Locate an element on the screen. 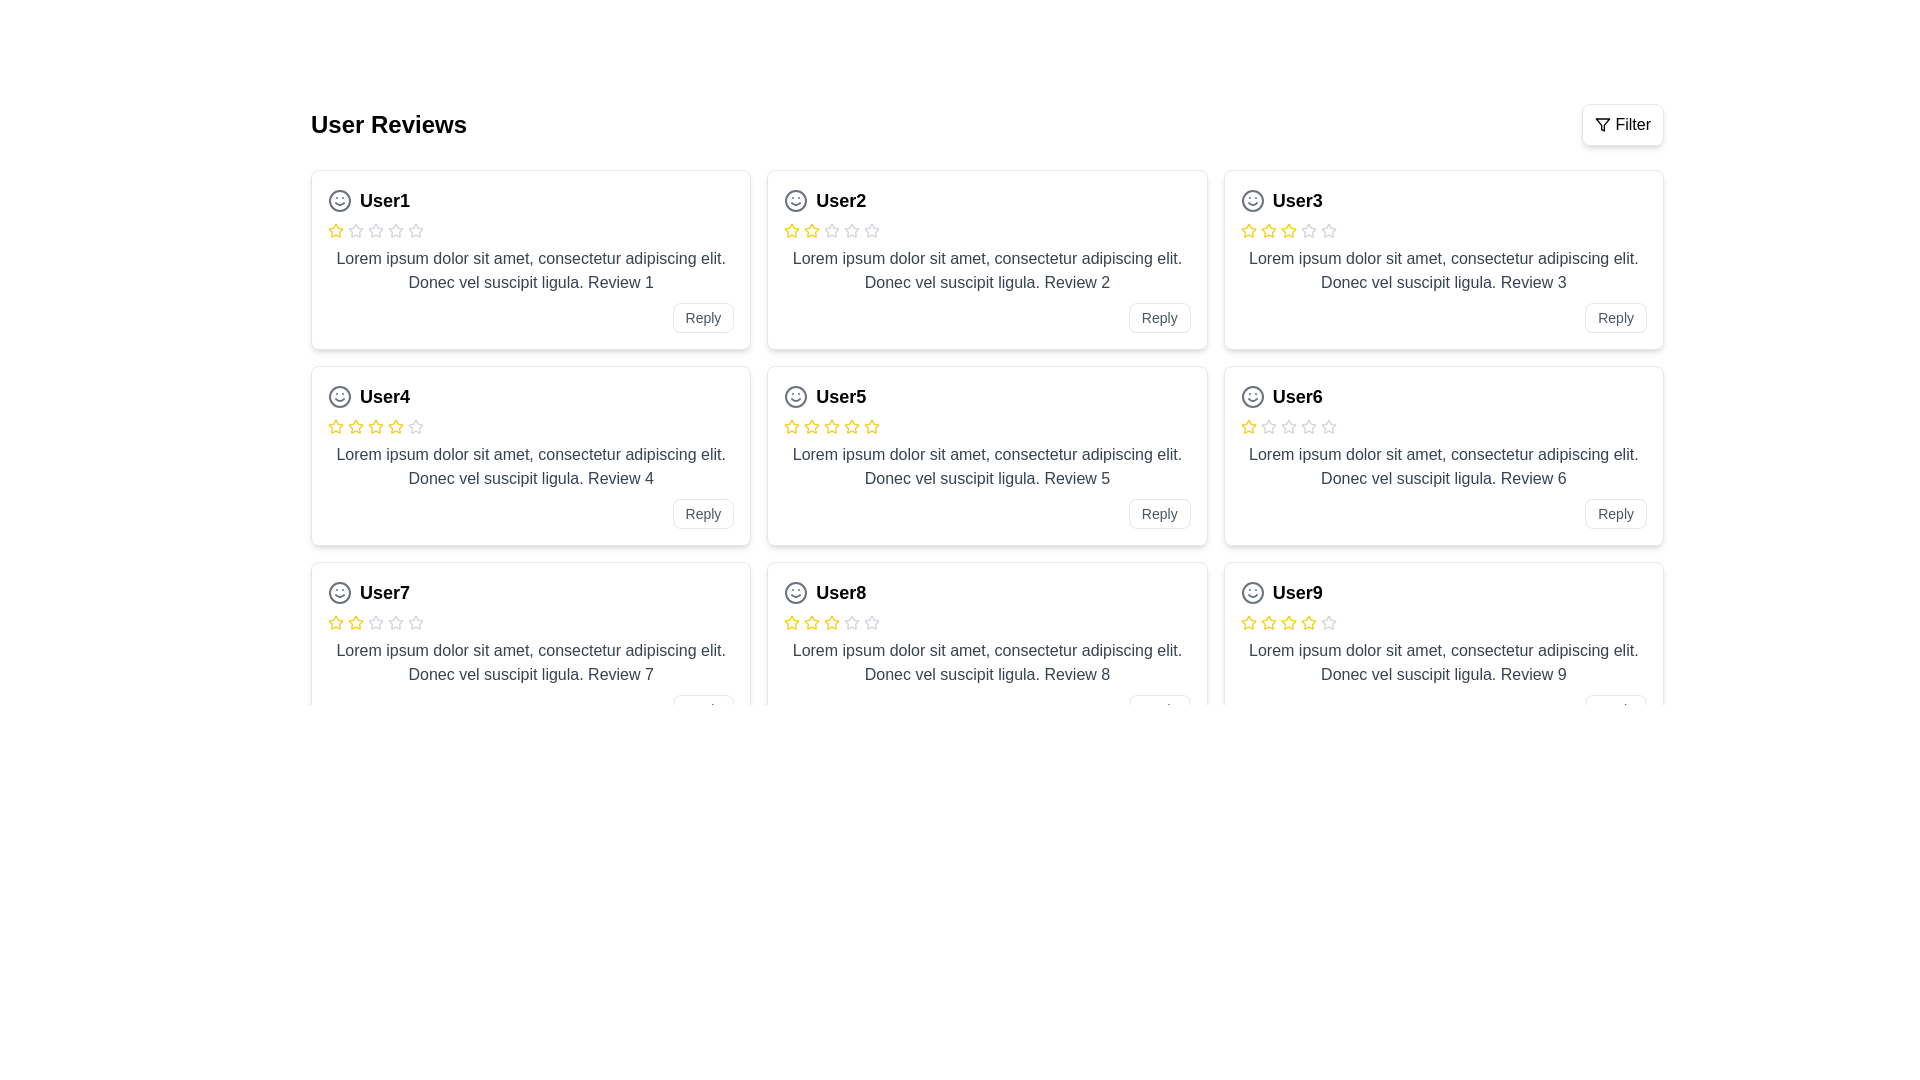 The width and height of the screenshot is (1920, 1080). the third star icon in the rating component of User5's review card to set a rating is located at coordinates (852, 425).